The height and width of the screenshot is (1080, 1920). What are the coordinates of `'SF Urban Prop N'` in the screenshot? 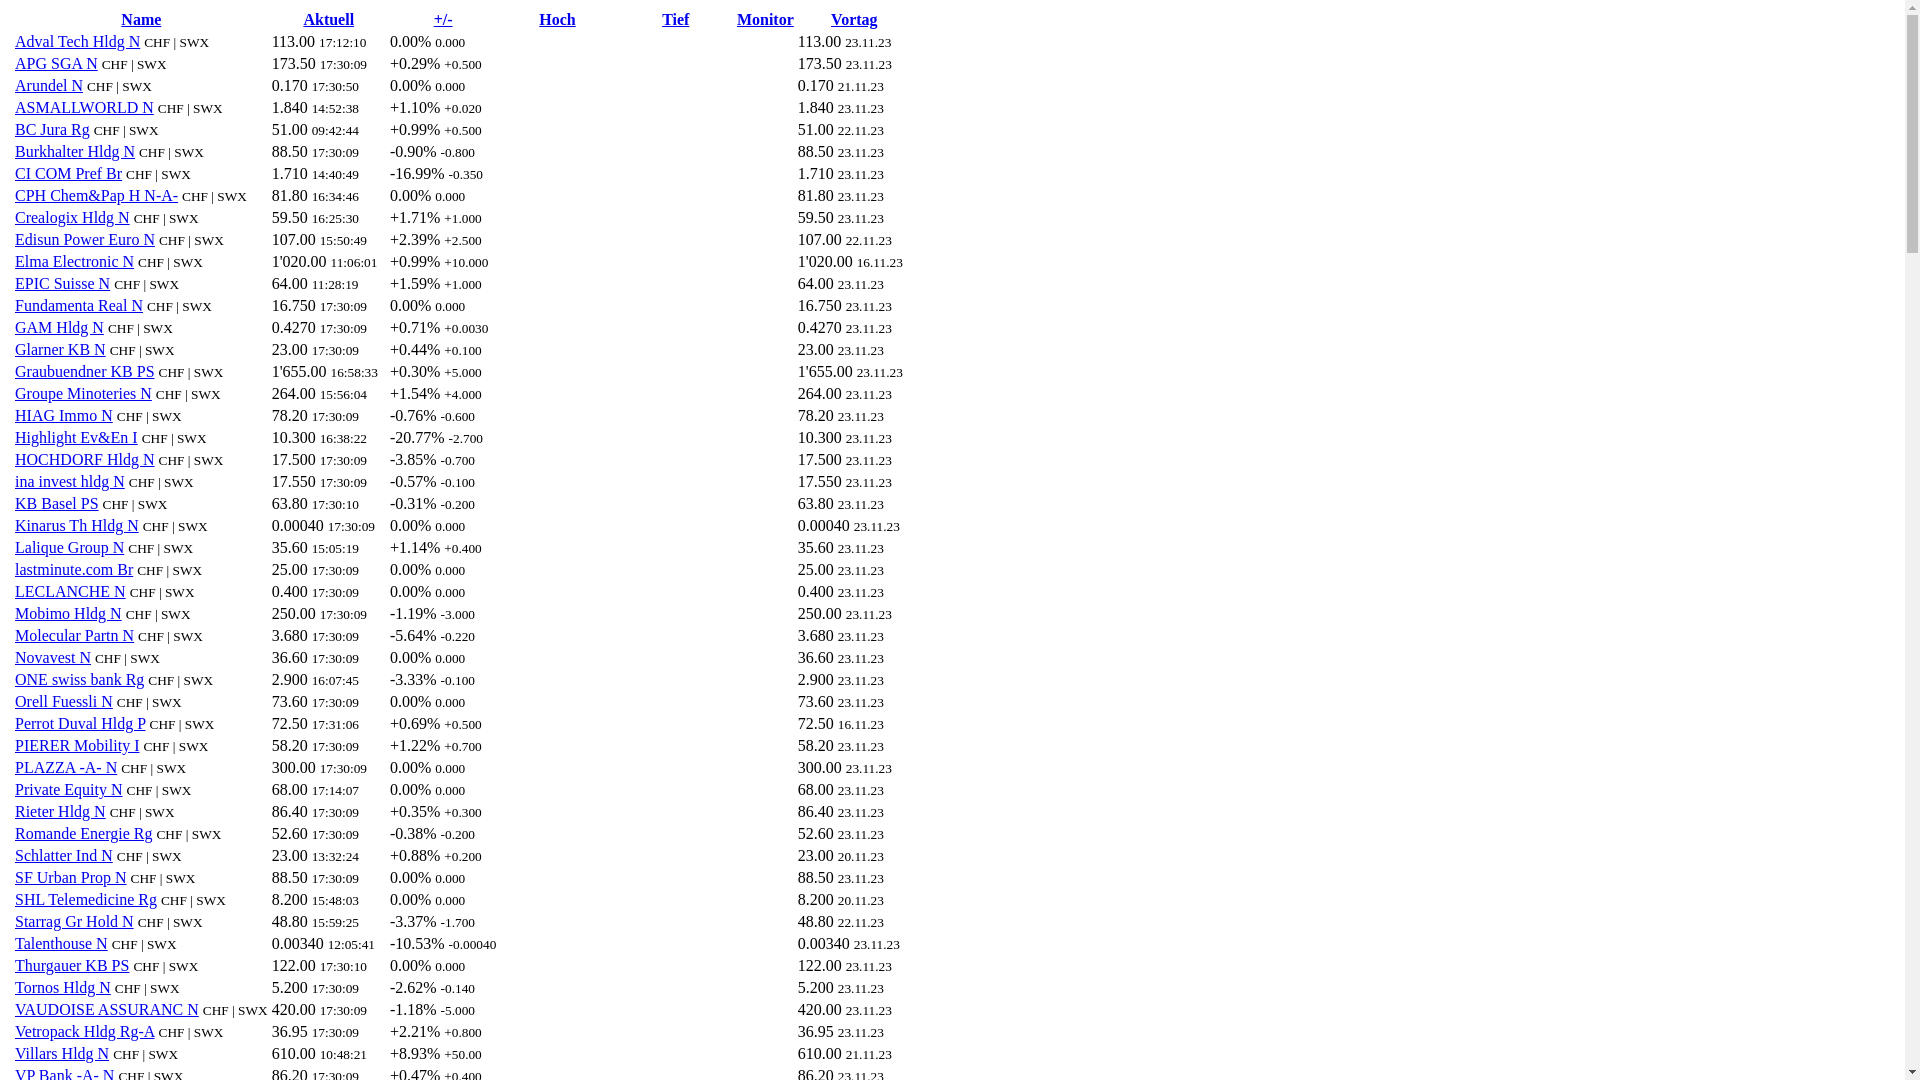 It's located at (14, 876).